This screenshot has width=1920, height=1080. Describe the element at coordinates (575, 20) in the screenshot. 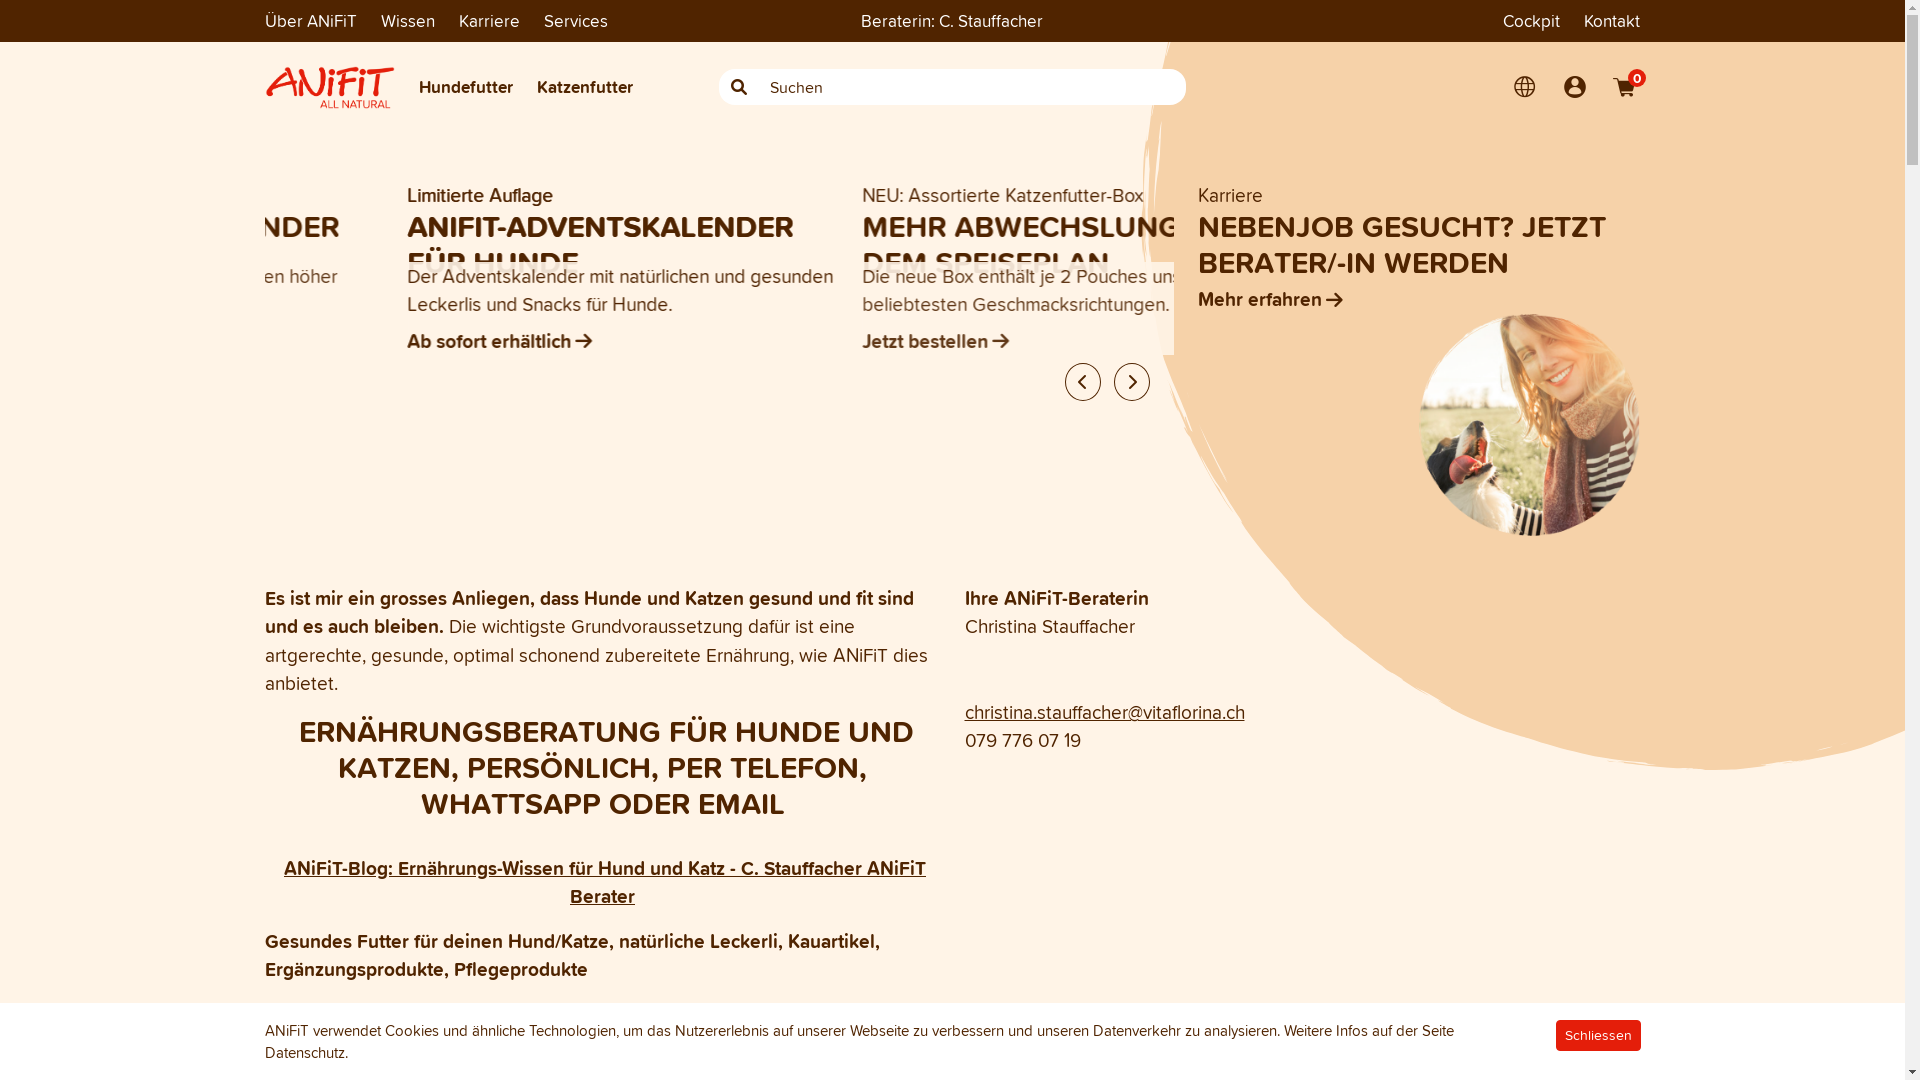

I see `'Services'` at that location.